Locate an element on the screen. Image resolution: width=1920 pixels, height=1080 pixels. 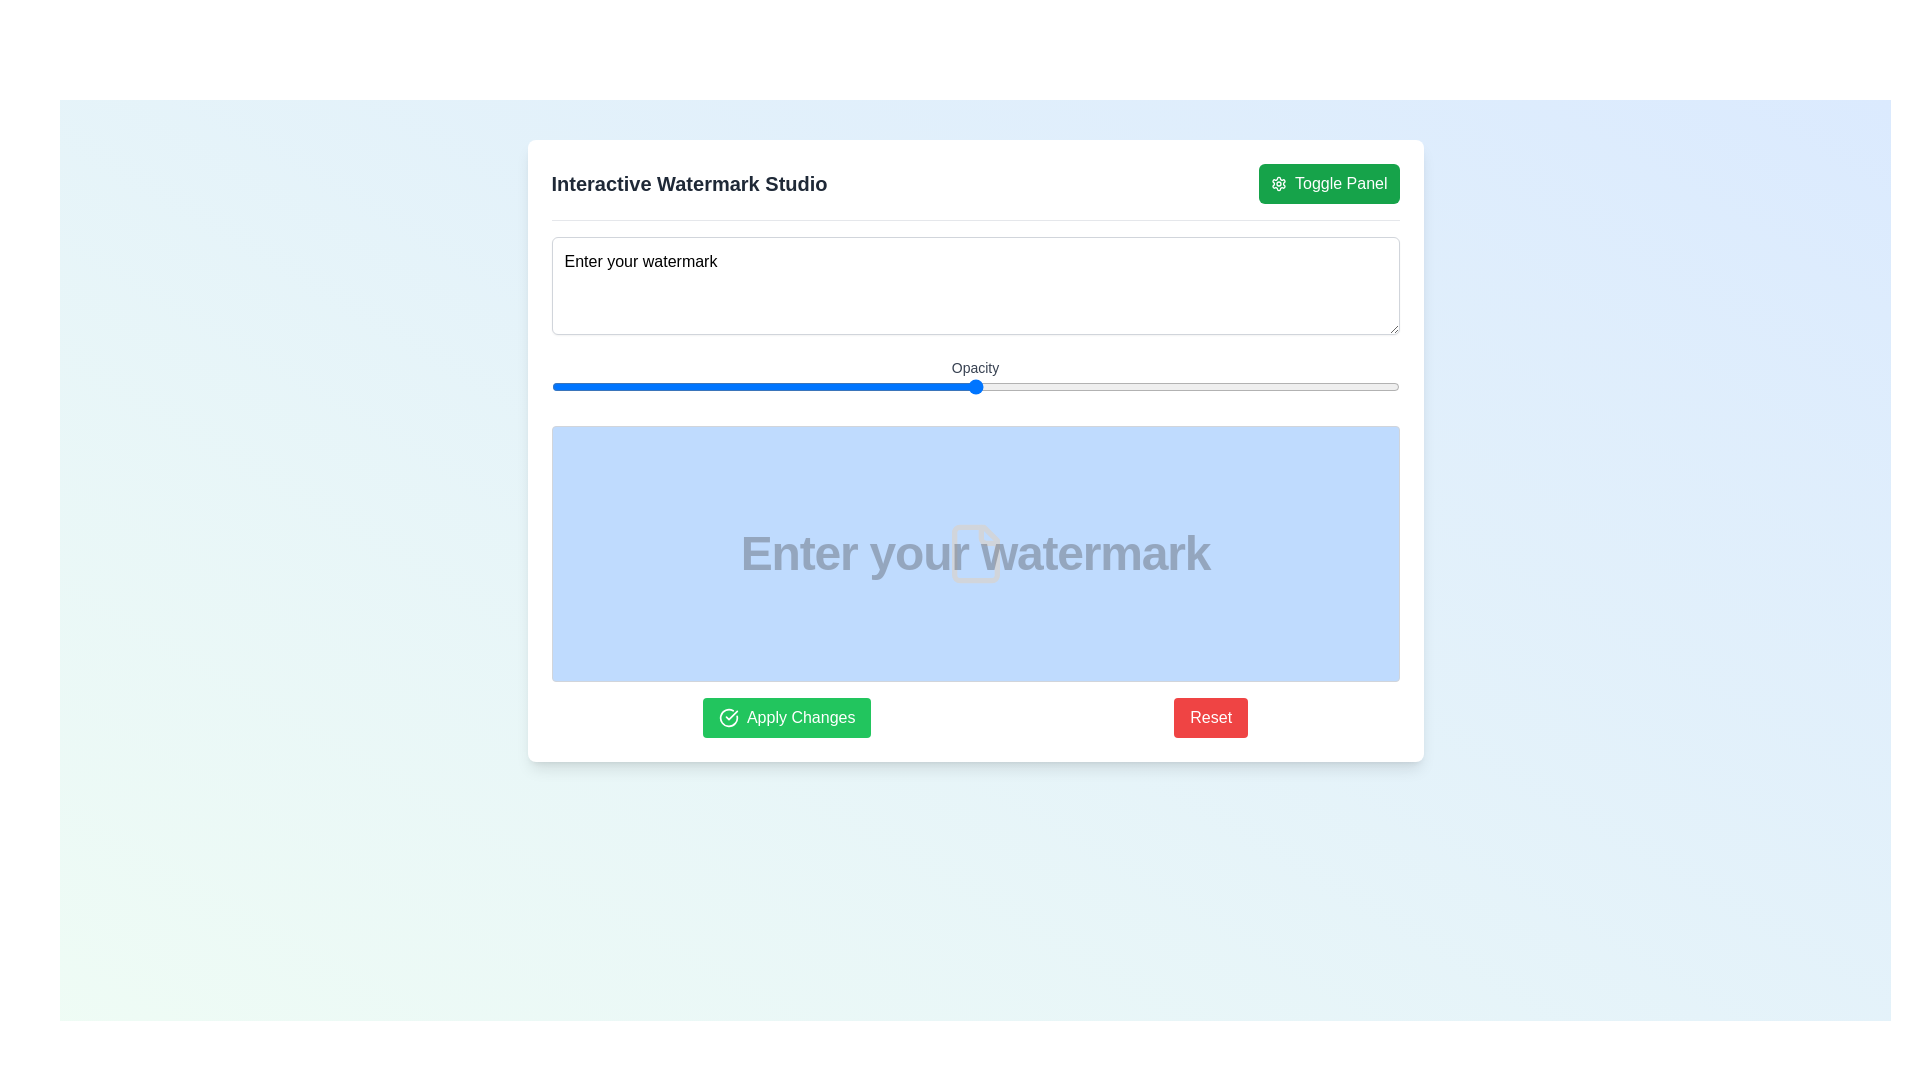
the green 'Toggle Panel' button at the top-right corner of the application's header, which features a settings icon at its beginning is located at coordinates (1277, 184).